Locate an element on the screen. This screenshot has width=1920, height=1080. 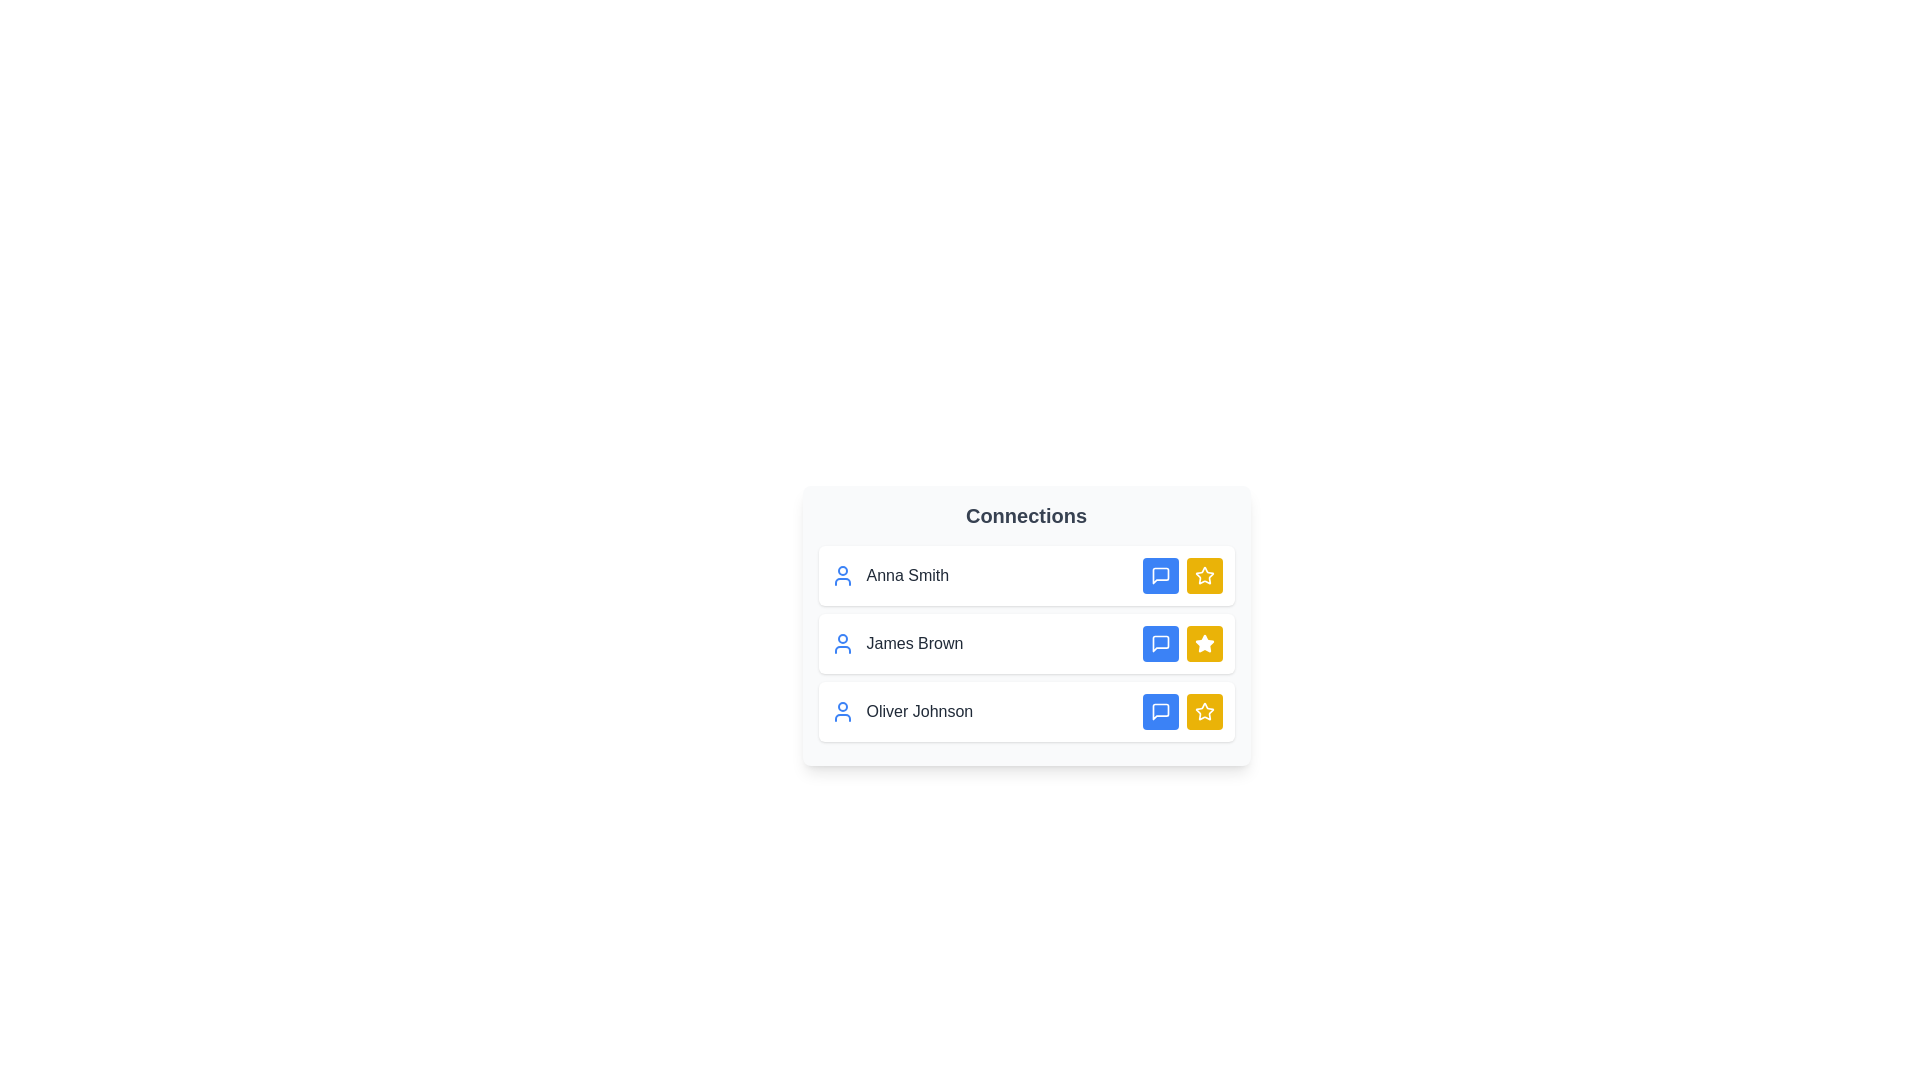
message button next to Anna Smith to initiate a message is located at coordinates (1160, 575).